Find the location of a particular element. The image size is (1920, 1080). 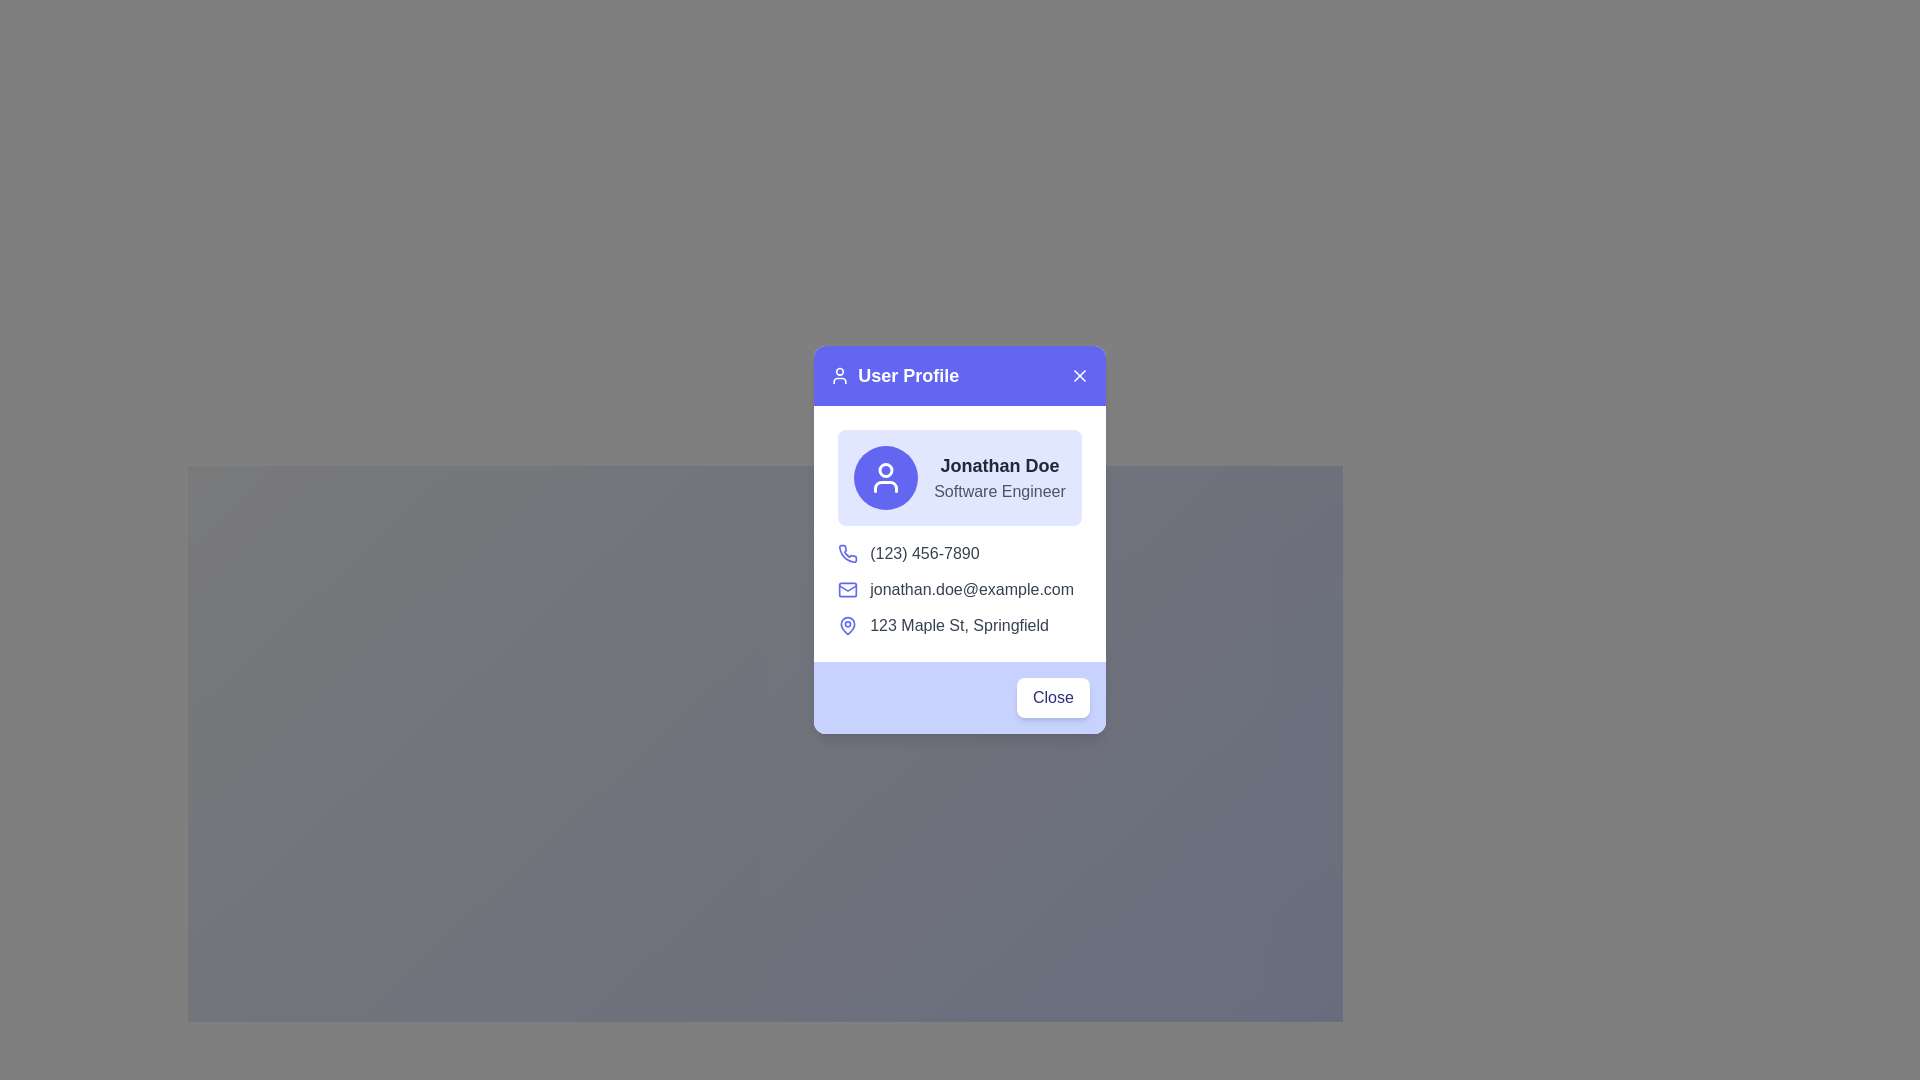

the Text with Icon displaying the user's address information, located at the bottom of the contact information group in the user profile dialog is located at coordinates (960, 624).